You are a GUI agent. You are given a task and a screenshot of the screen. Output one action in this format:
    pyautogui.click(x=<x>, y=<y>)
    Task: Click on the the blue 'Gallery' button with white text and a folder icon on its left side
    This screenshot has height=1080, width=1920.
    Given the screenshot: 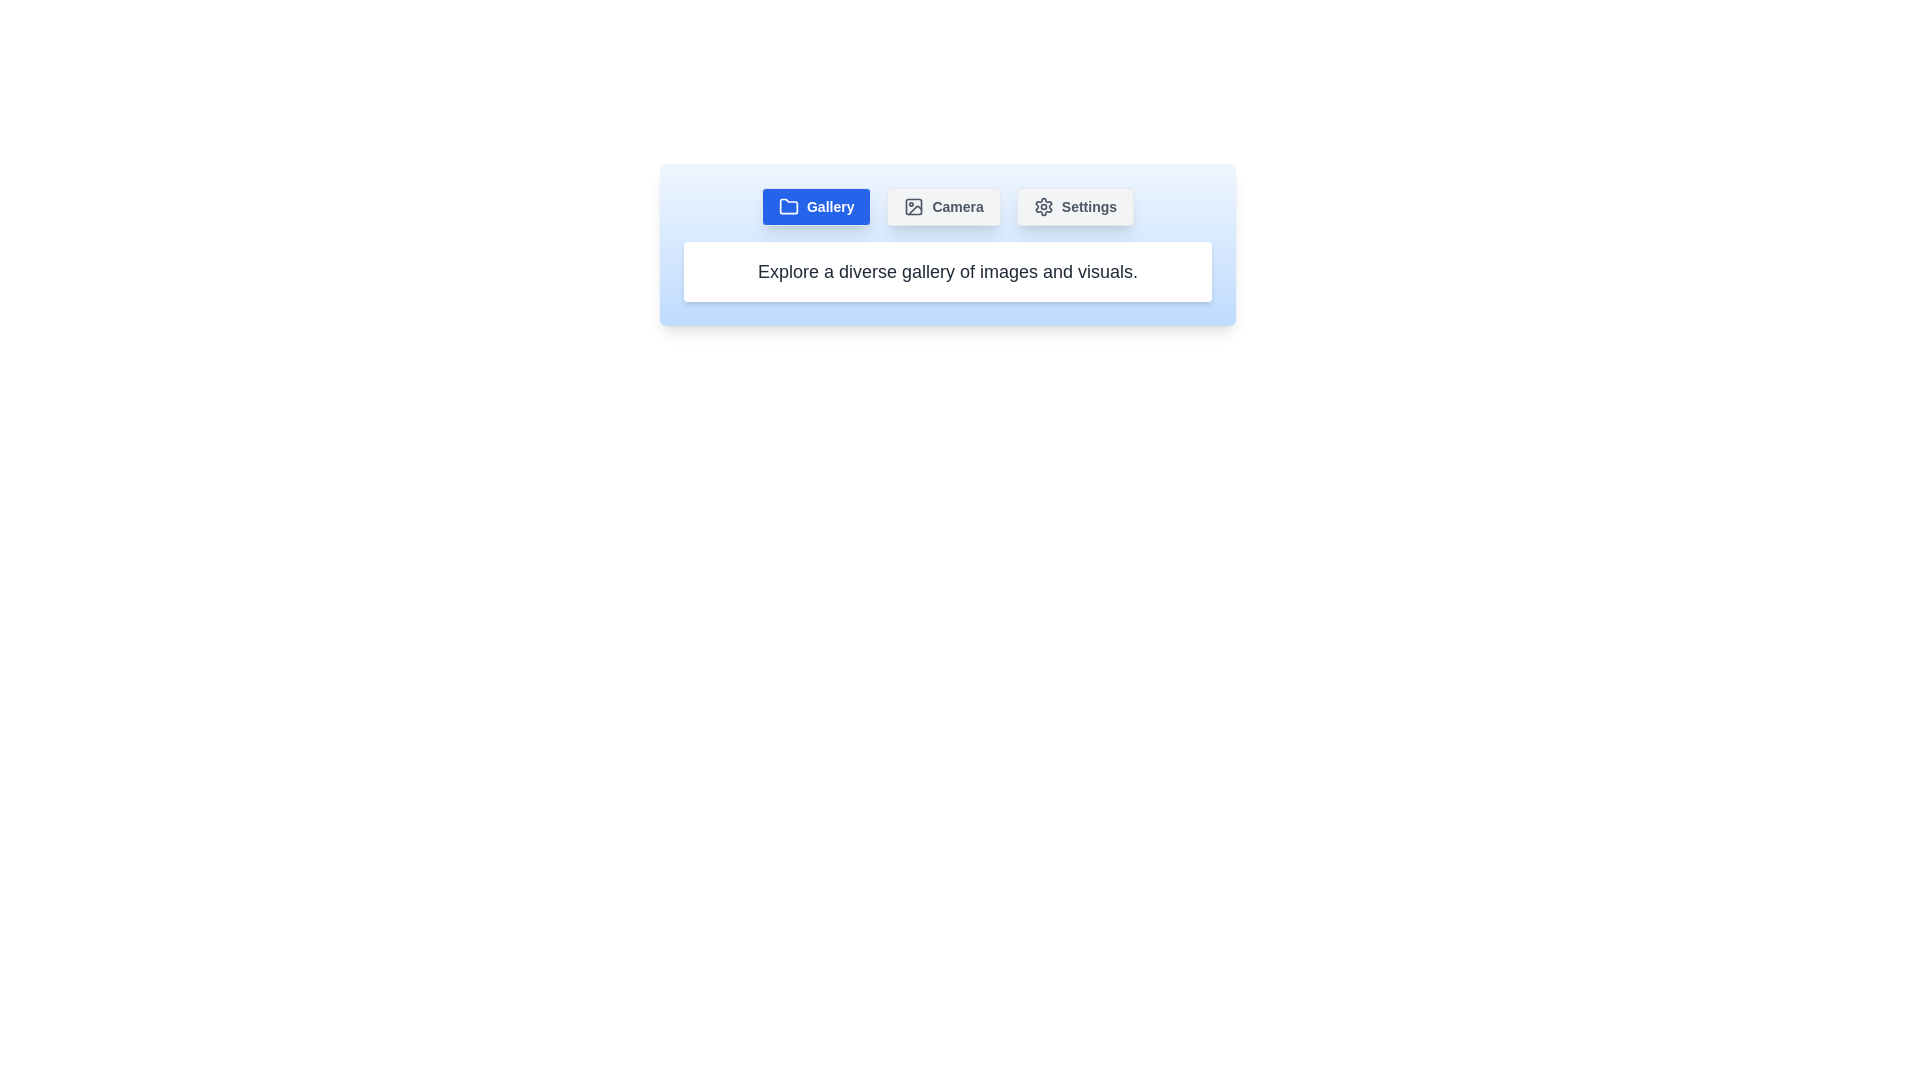 What is the action you would take?
    pyautogui.click(x=816, y=207)
    